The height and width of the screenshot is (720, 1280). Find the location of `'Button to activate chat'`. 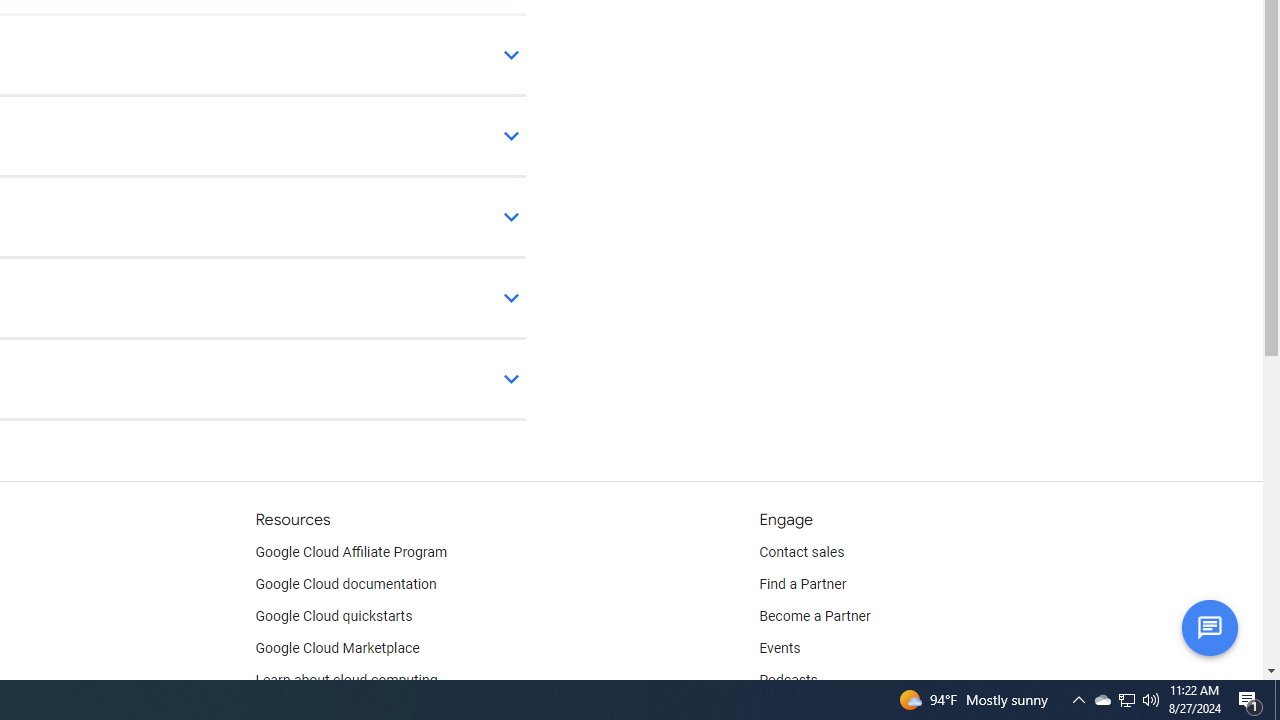

'Button to activate chat' is located at coordinates (1208, 626).